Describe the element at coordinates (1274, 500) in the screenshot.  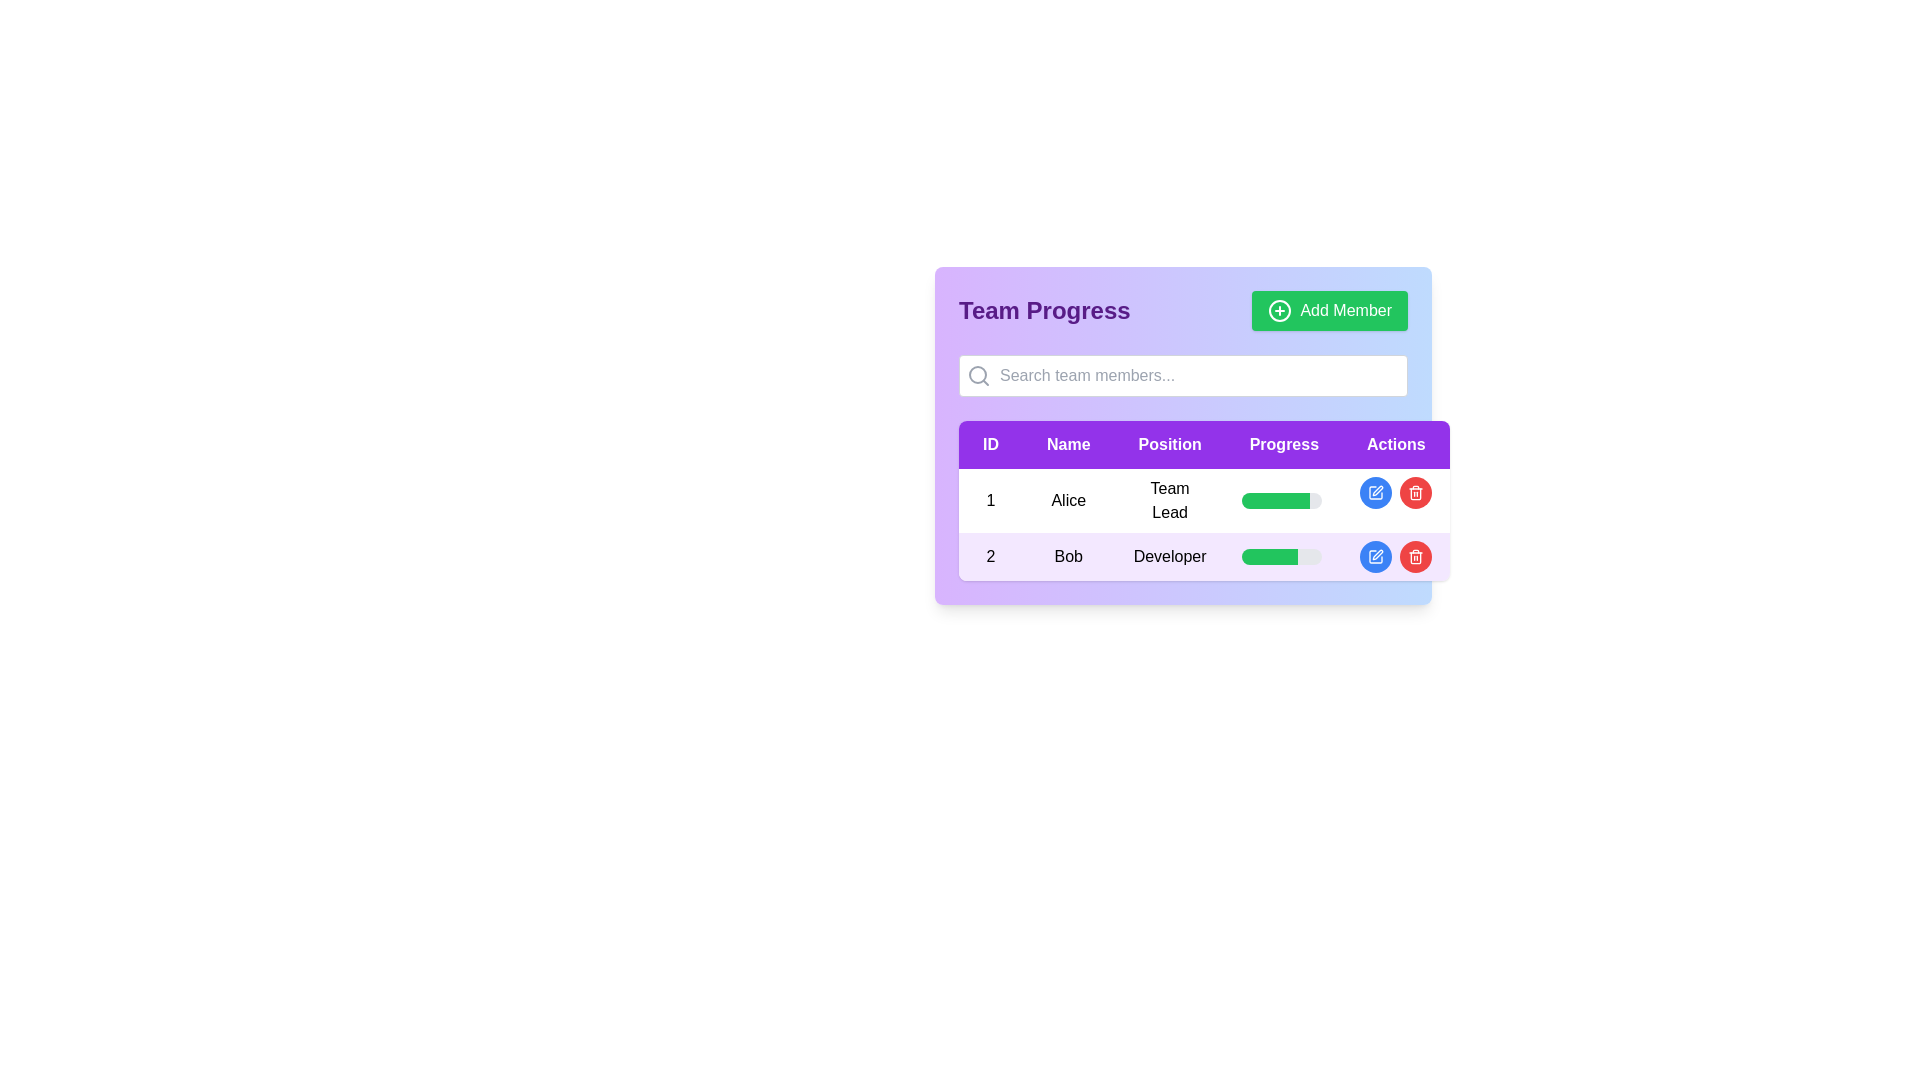
I see `the green progress bar representing 85% progress in the 'Progress' column for 'Alice' in the 'Team Progress' table` at that location.